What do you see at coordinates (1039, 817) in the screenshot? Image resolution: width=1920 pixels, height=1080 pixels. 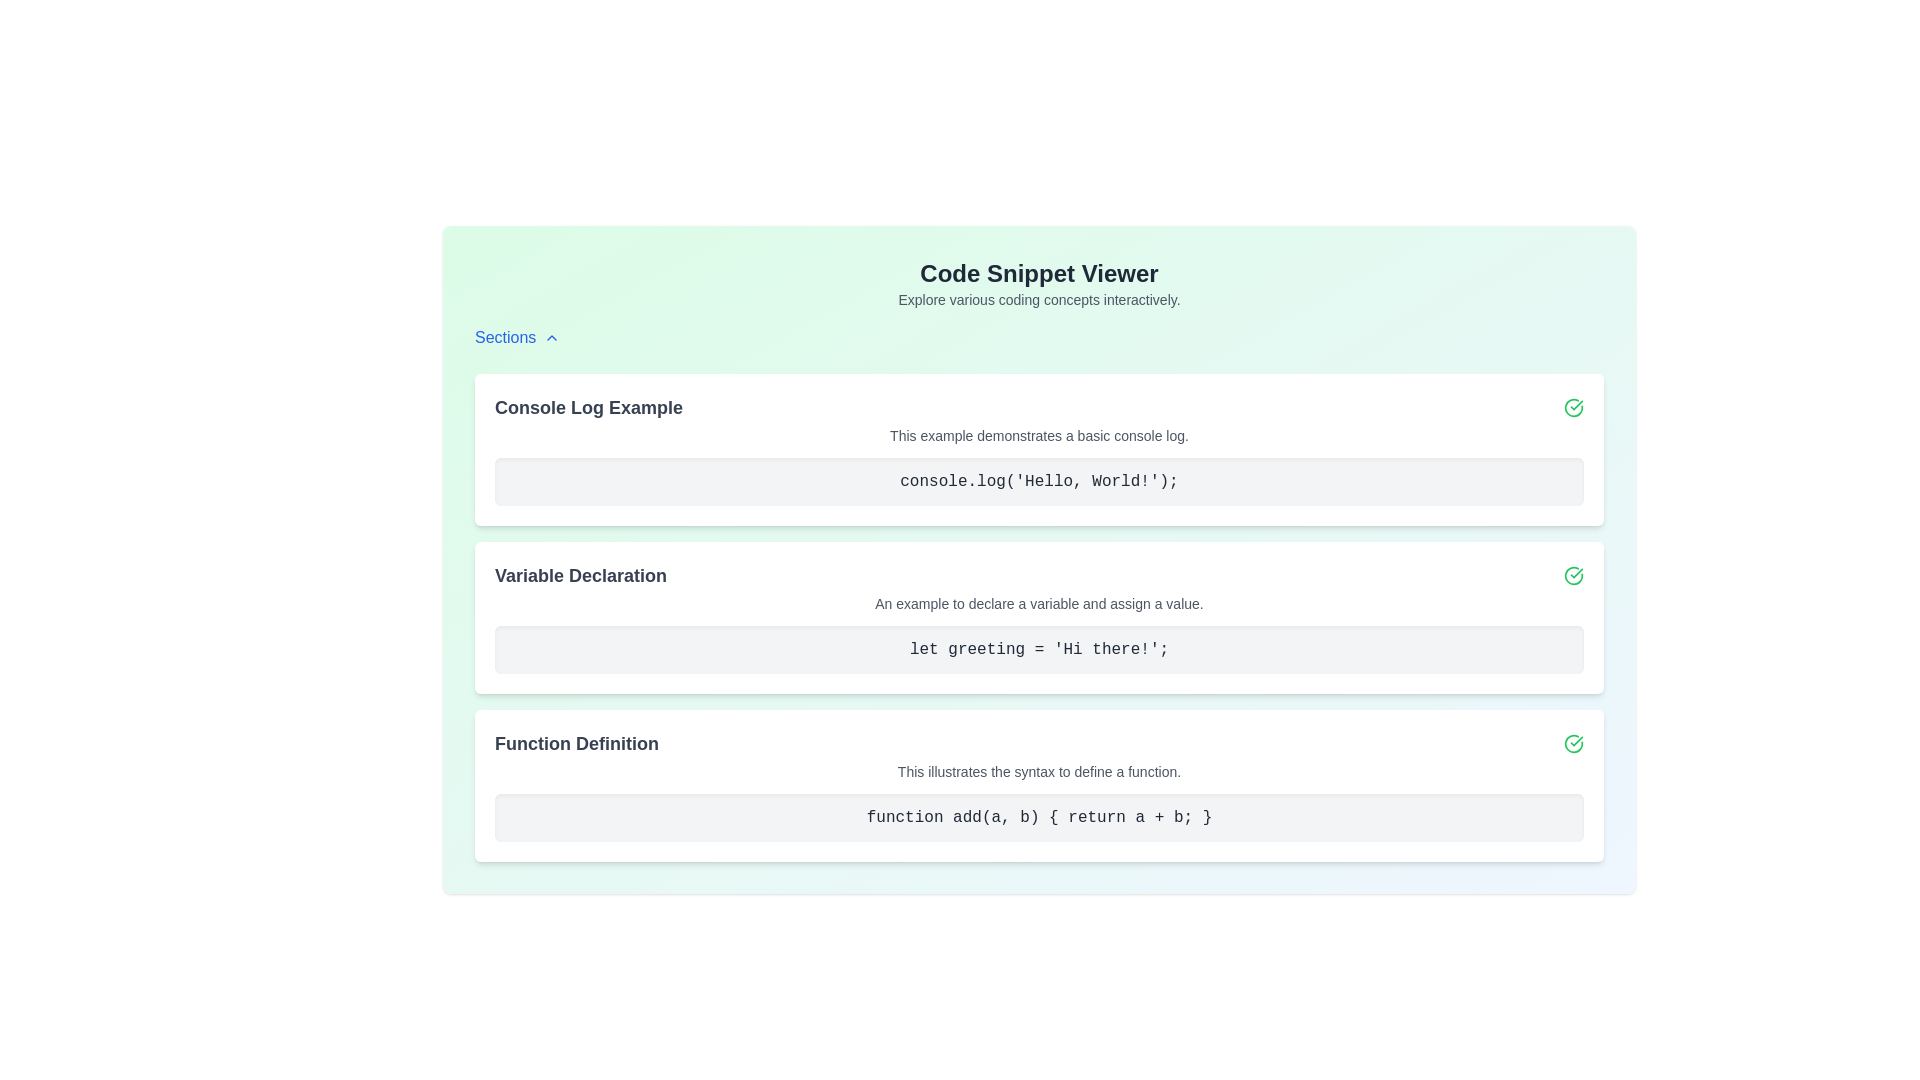 I see `the code snippet box displaying 'function add(a, b) { return a + b; }' located` at bounding box center [1039, 817].